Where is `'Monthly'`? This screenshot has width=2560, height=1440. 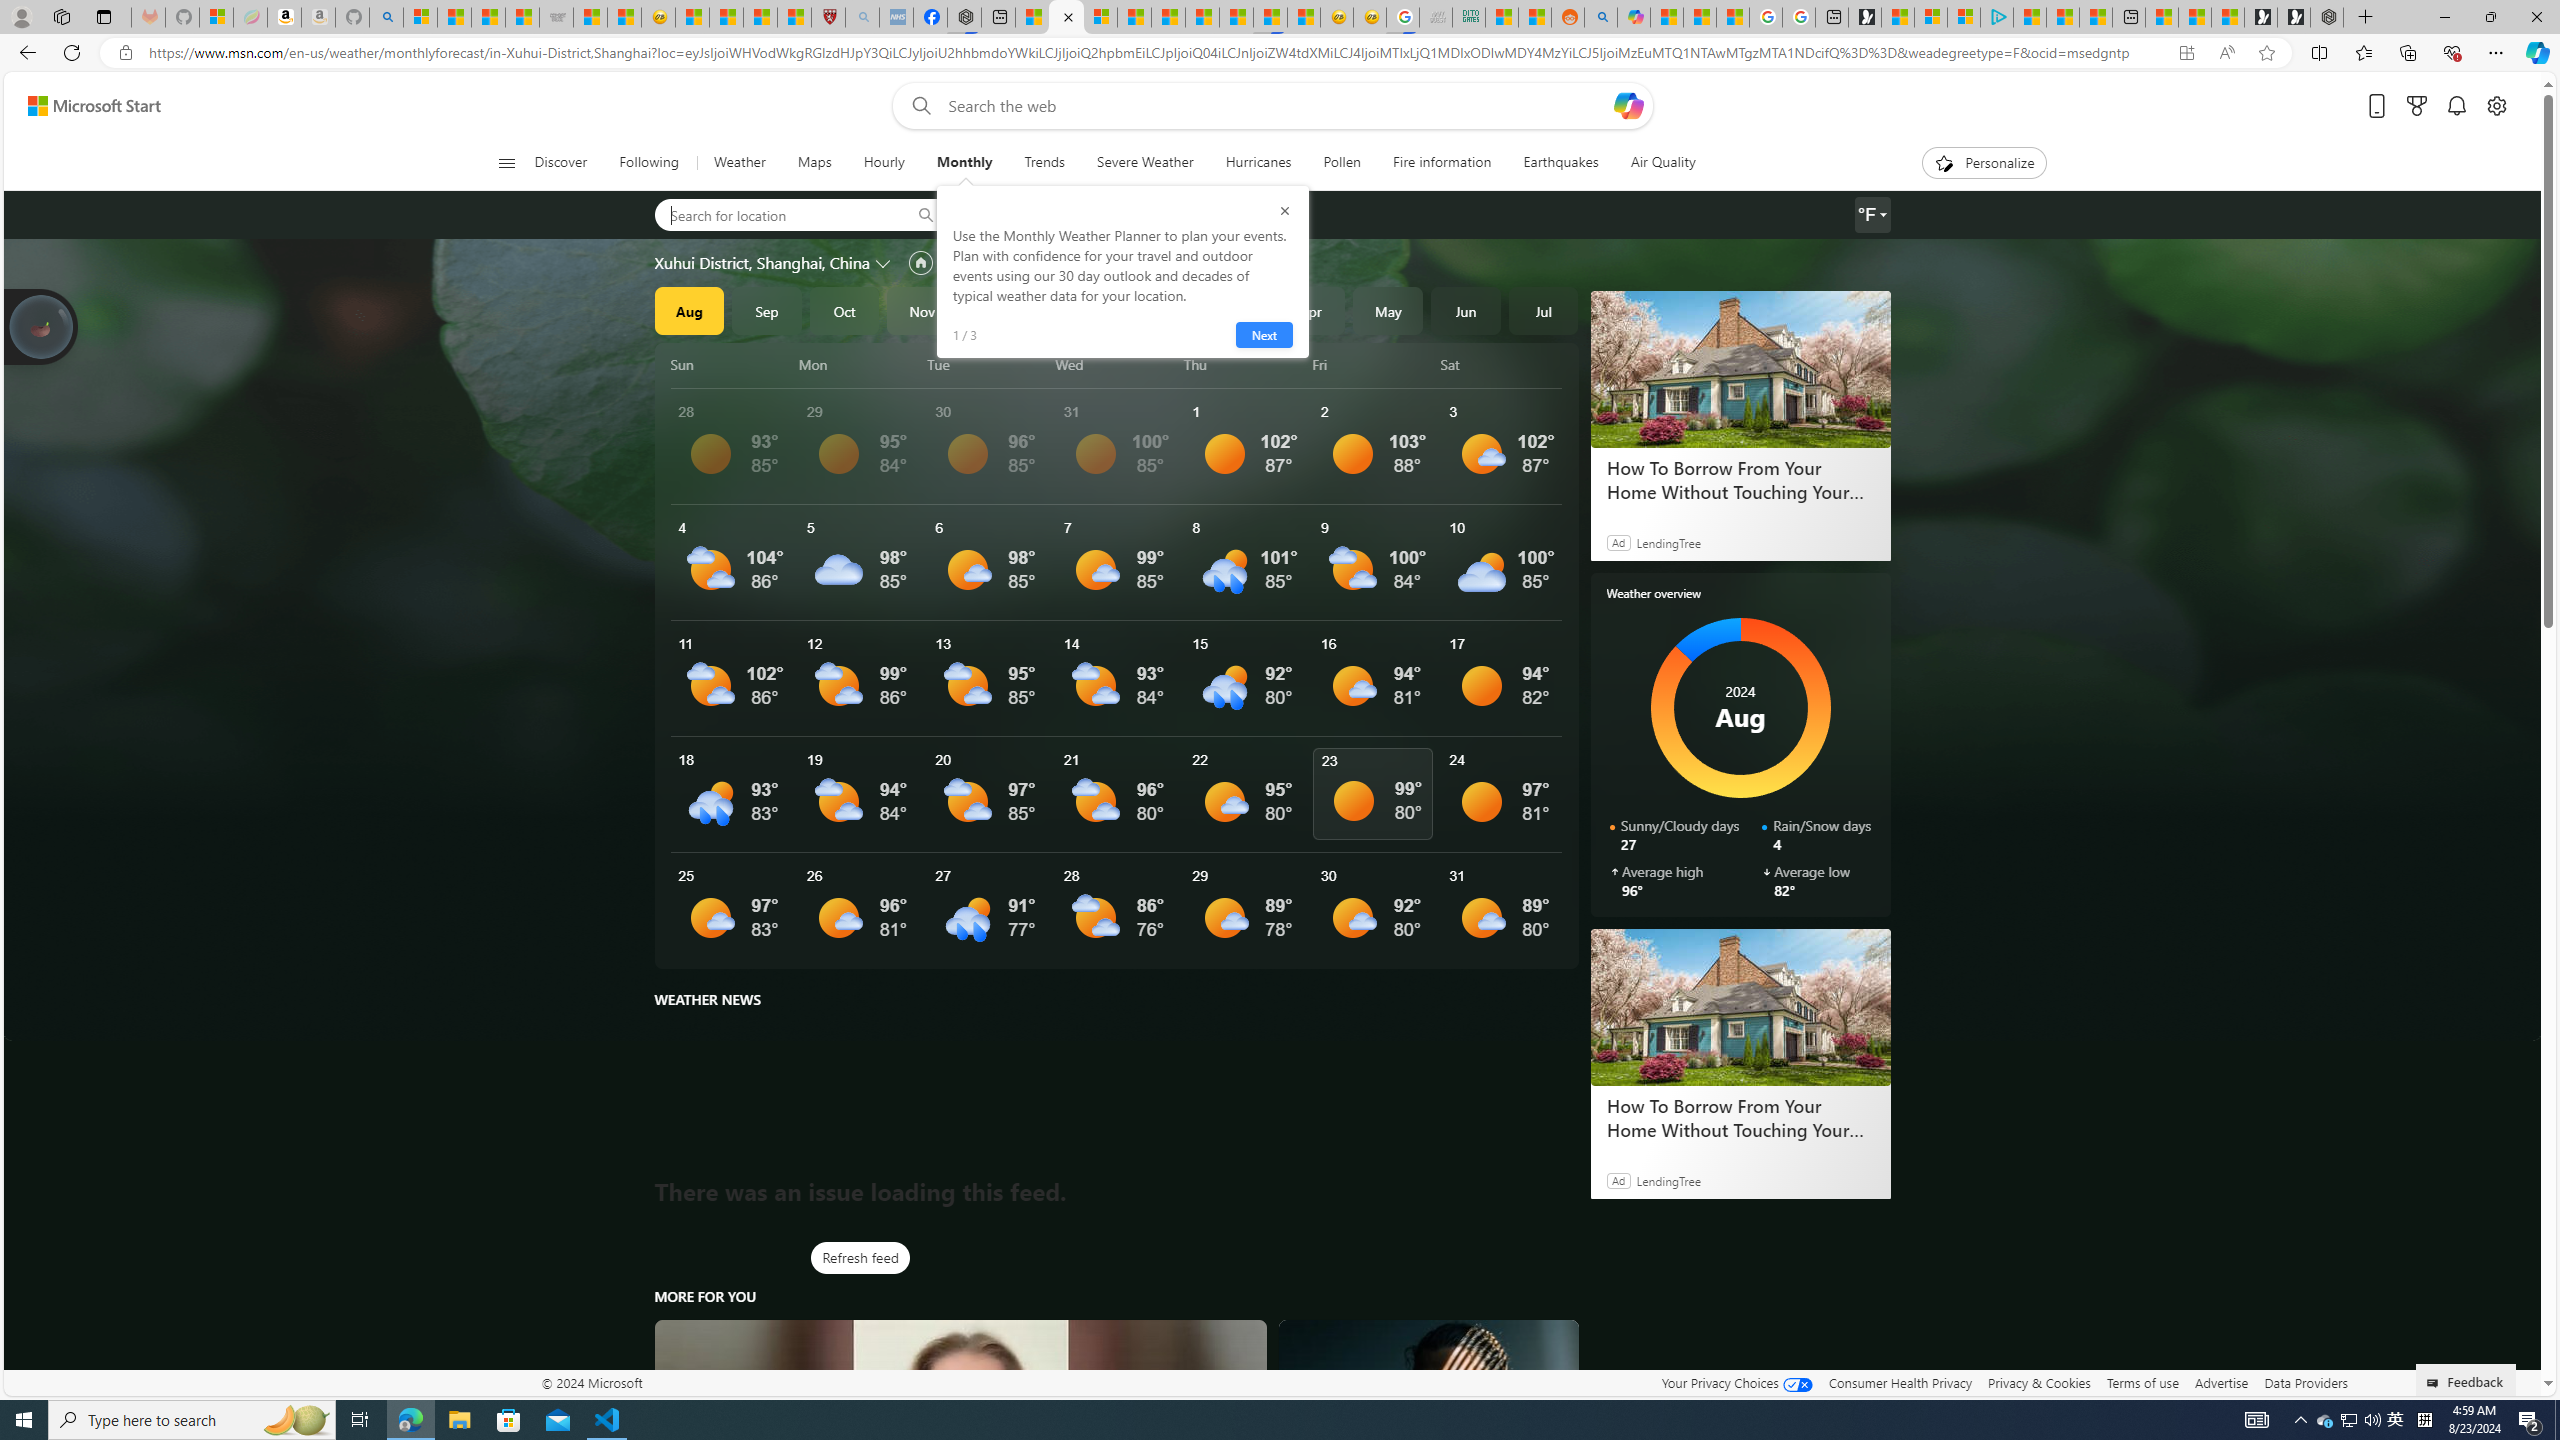
'Monthly' is located at coordinates (962, 162).